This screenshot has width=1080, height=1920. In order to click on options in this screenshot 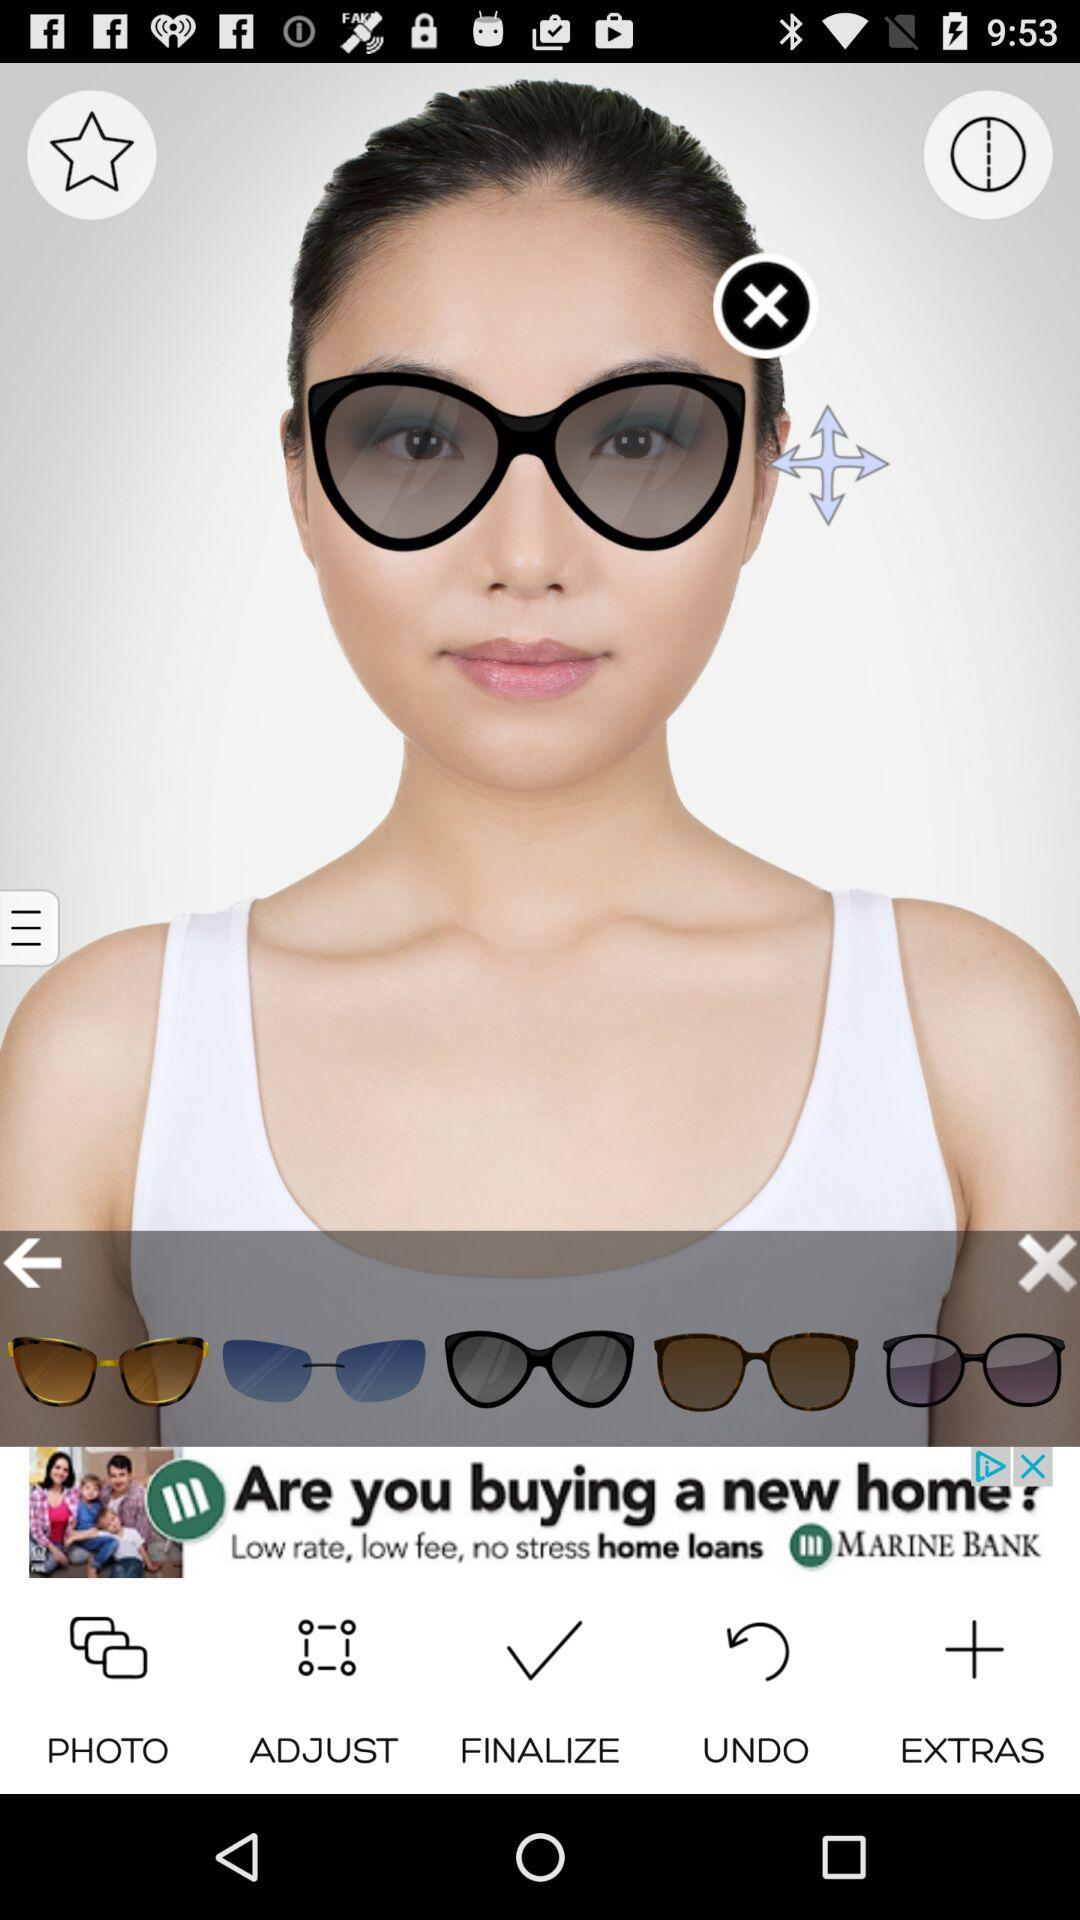, I will do `click(32, 927)`.